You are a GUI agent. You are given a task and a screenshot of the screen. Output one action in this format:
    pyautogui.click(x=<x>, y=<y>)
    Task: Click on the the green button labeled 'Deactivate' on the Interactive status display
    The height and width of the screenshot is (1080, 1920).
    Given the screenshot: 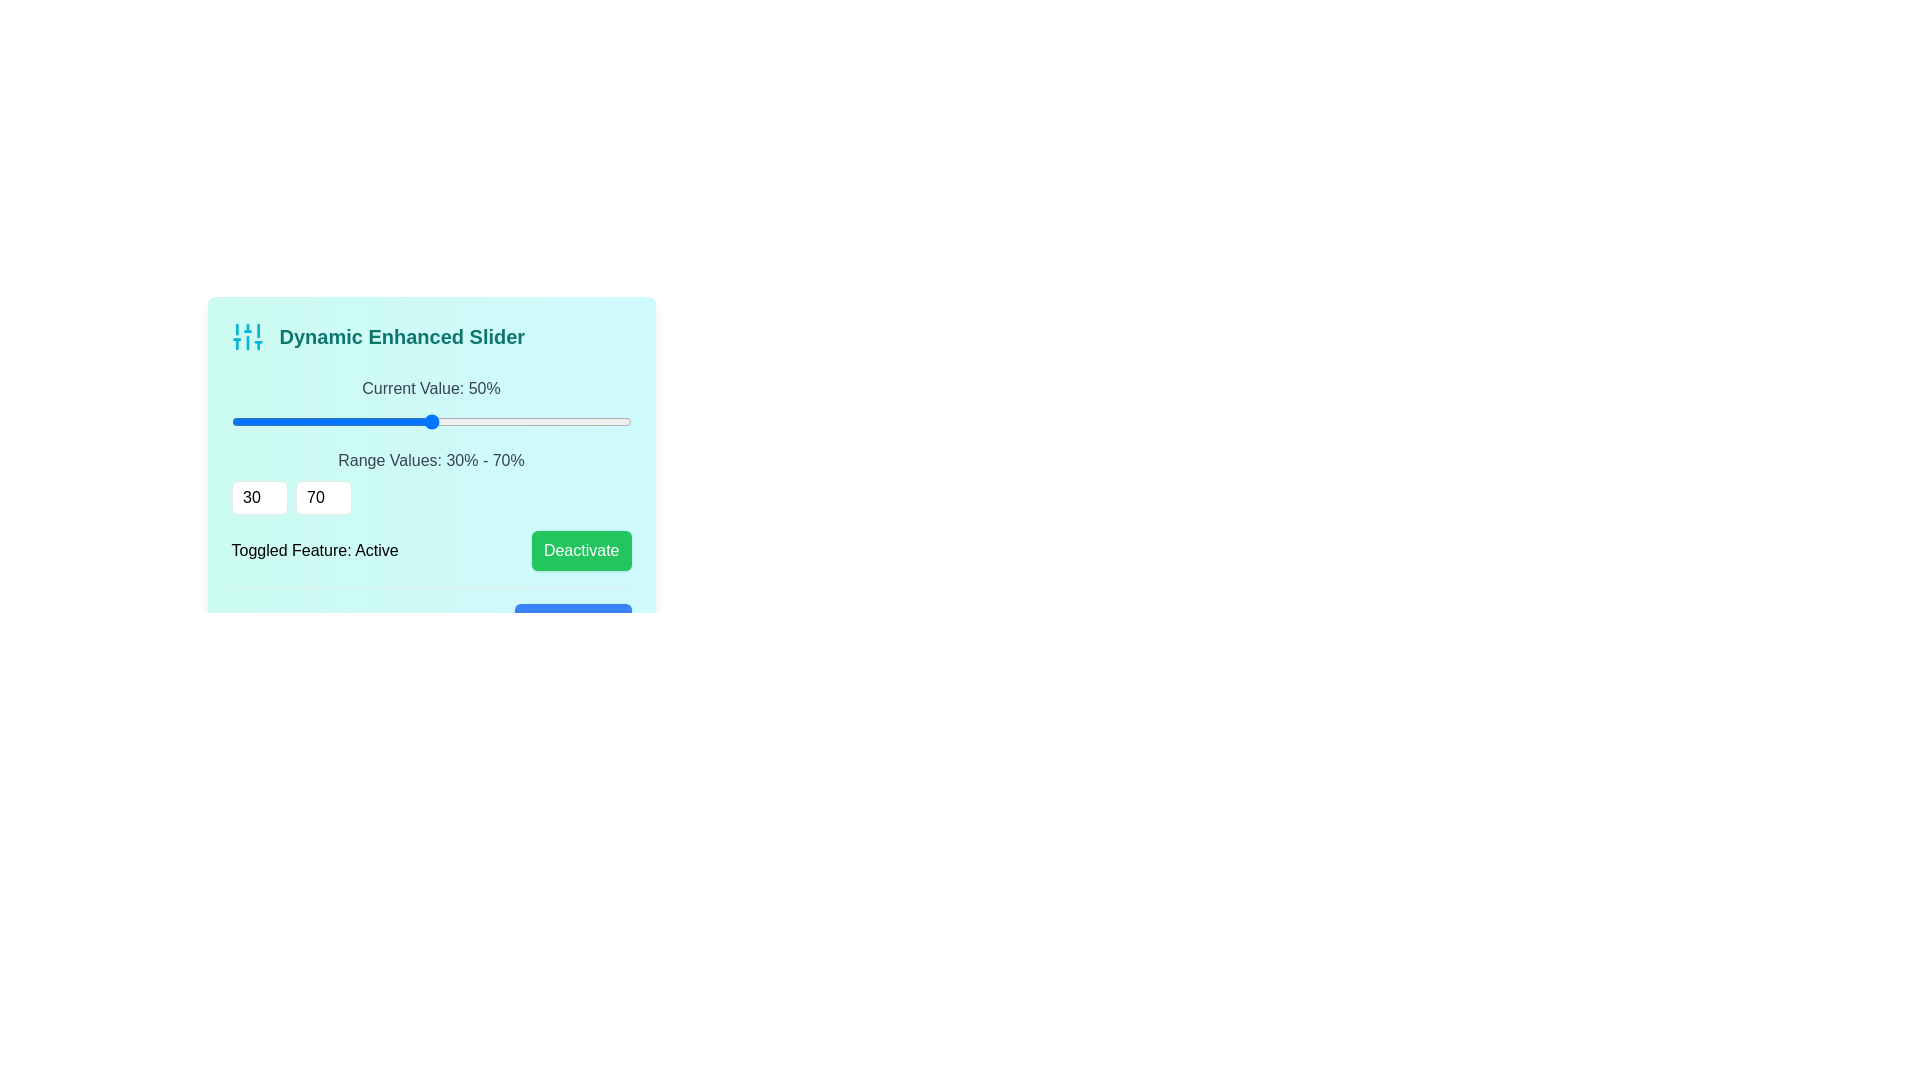 What is the action you would take?
    pyautogui.click(x=430, y=551)
    